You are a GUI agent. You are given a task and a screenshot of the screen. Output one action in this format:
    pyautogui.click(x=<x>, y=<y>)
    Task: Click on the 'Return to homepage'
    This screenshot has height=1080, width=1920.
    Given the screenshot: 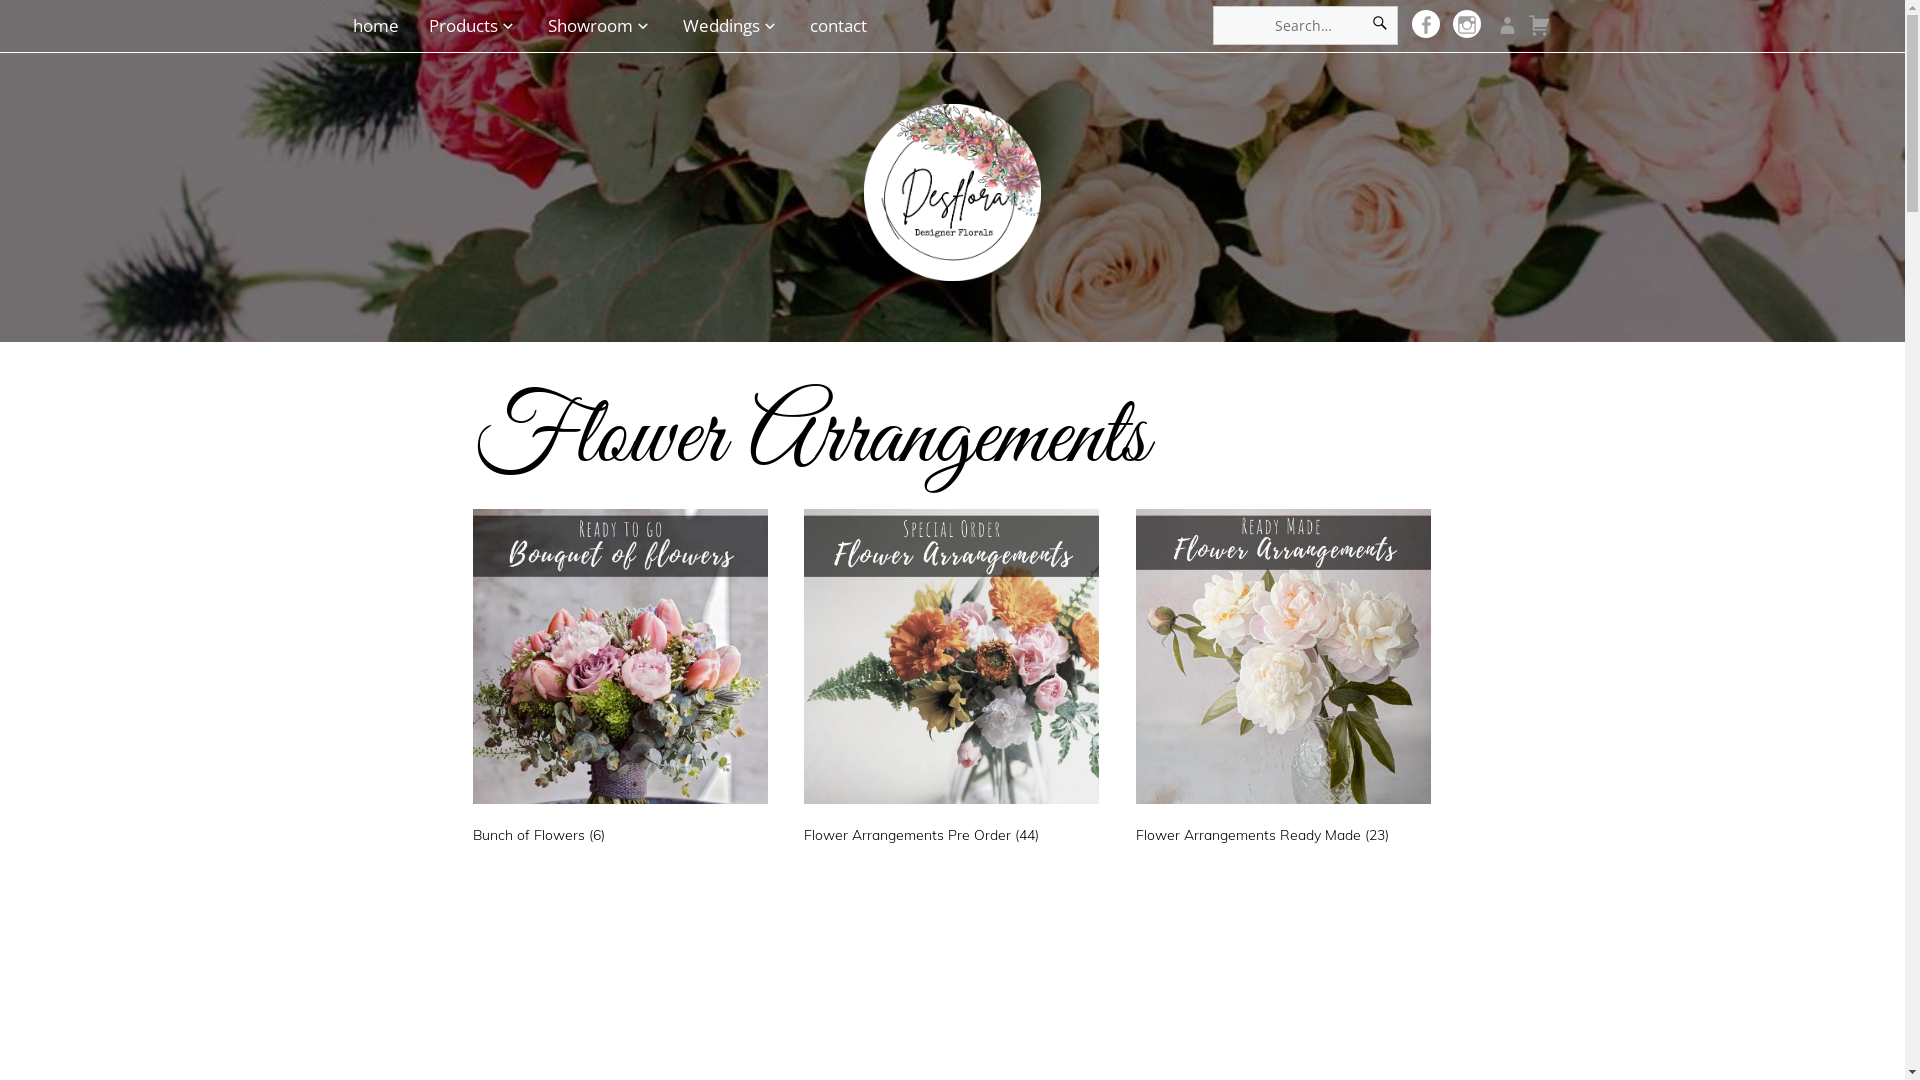 What is the action you would take?
    pyautogui.click(x=864, y=176)
    